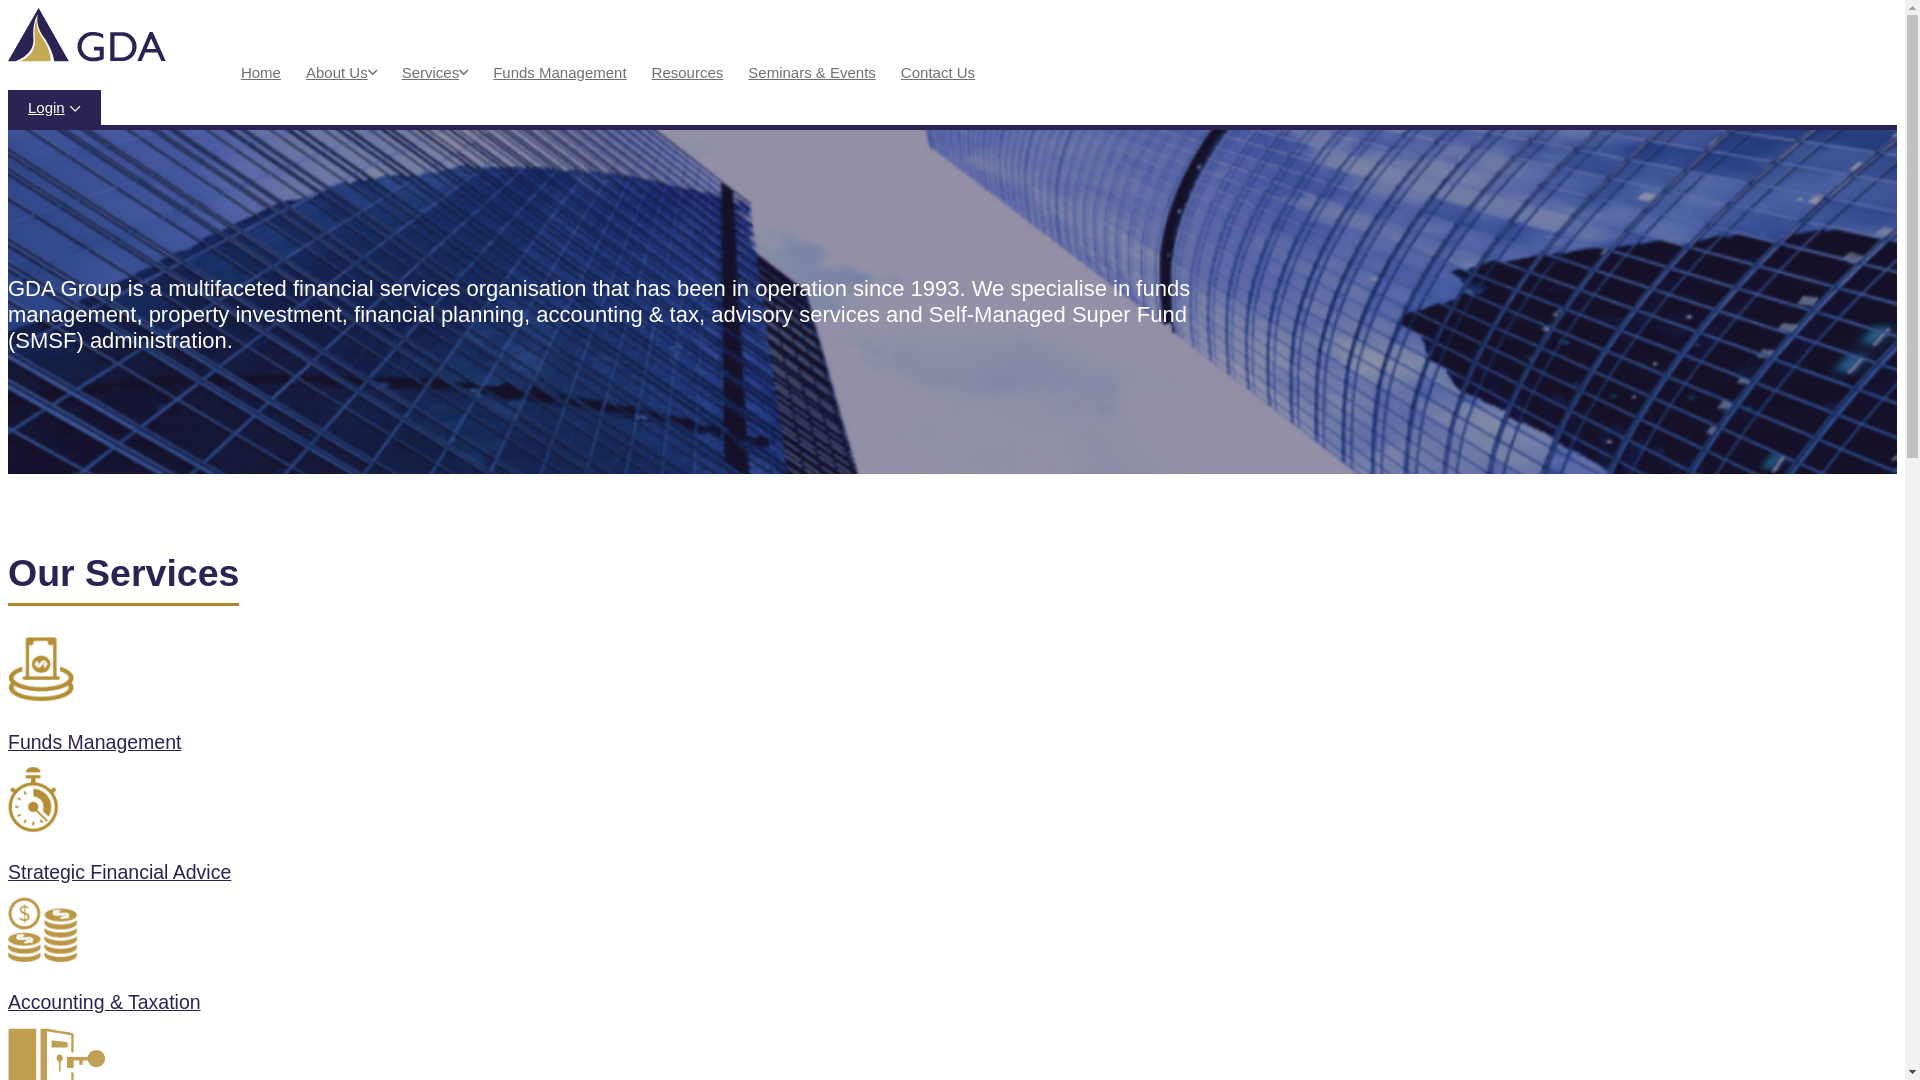  I want to click on 'Home', so click(259, 71).